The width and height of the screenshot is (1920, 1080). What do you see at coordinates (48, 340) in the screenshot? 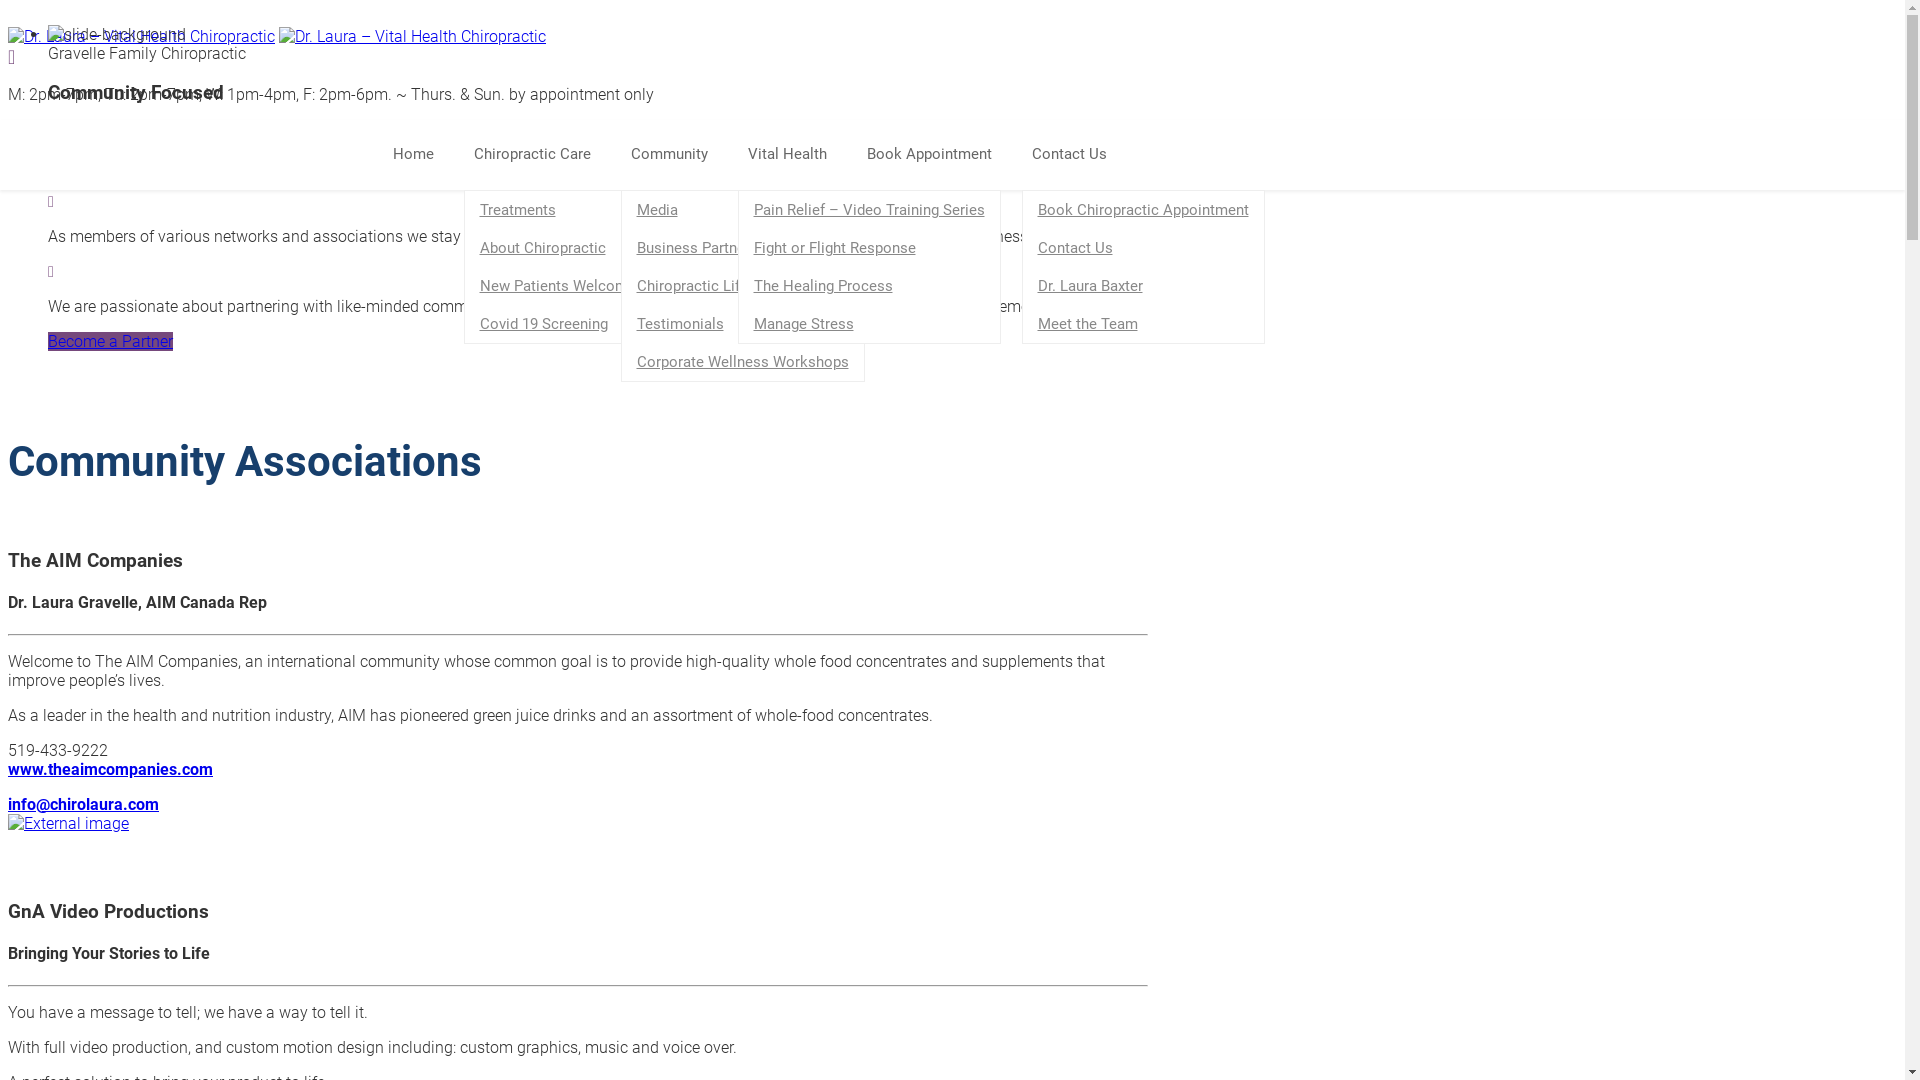
I see `'Become a Partner'` at bounding box center [48, 340].